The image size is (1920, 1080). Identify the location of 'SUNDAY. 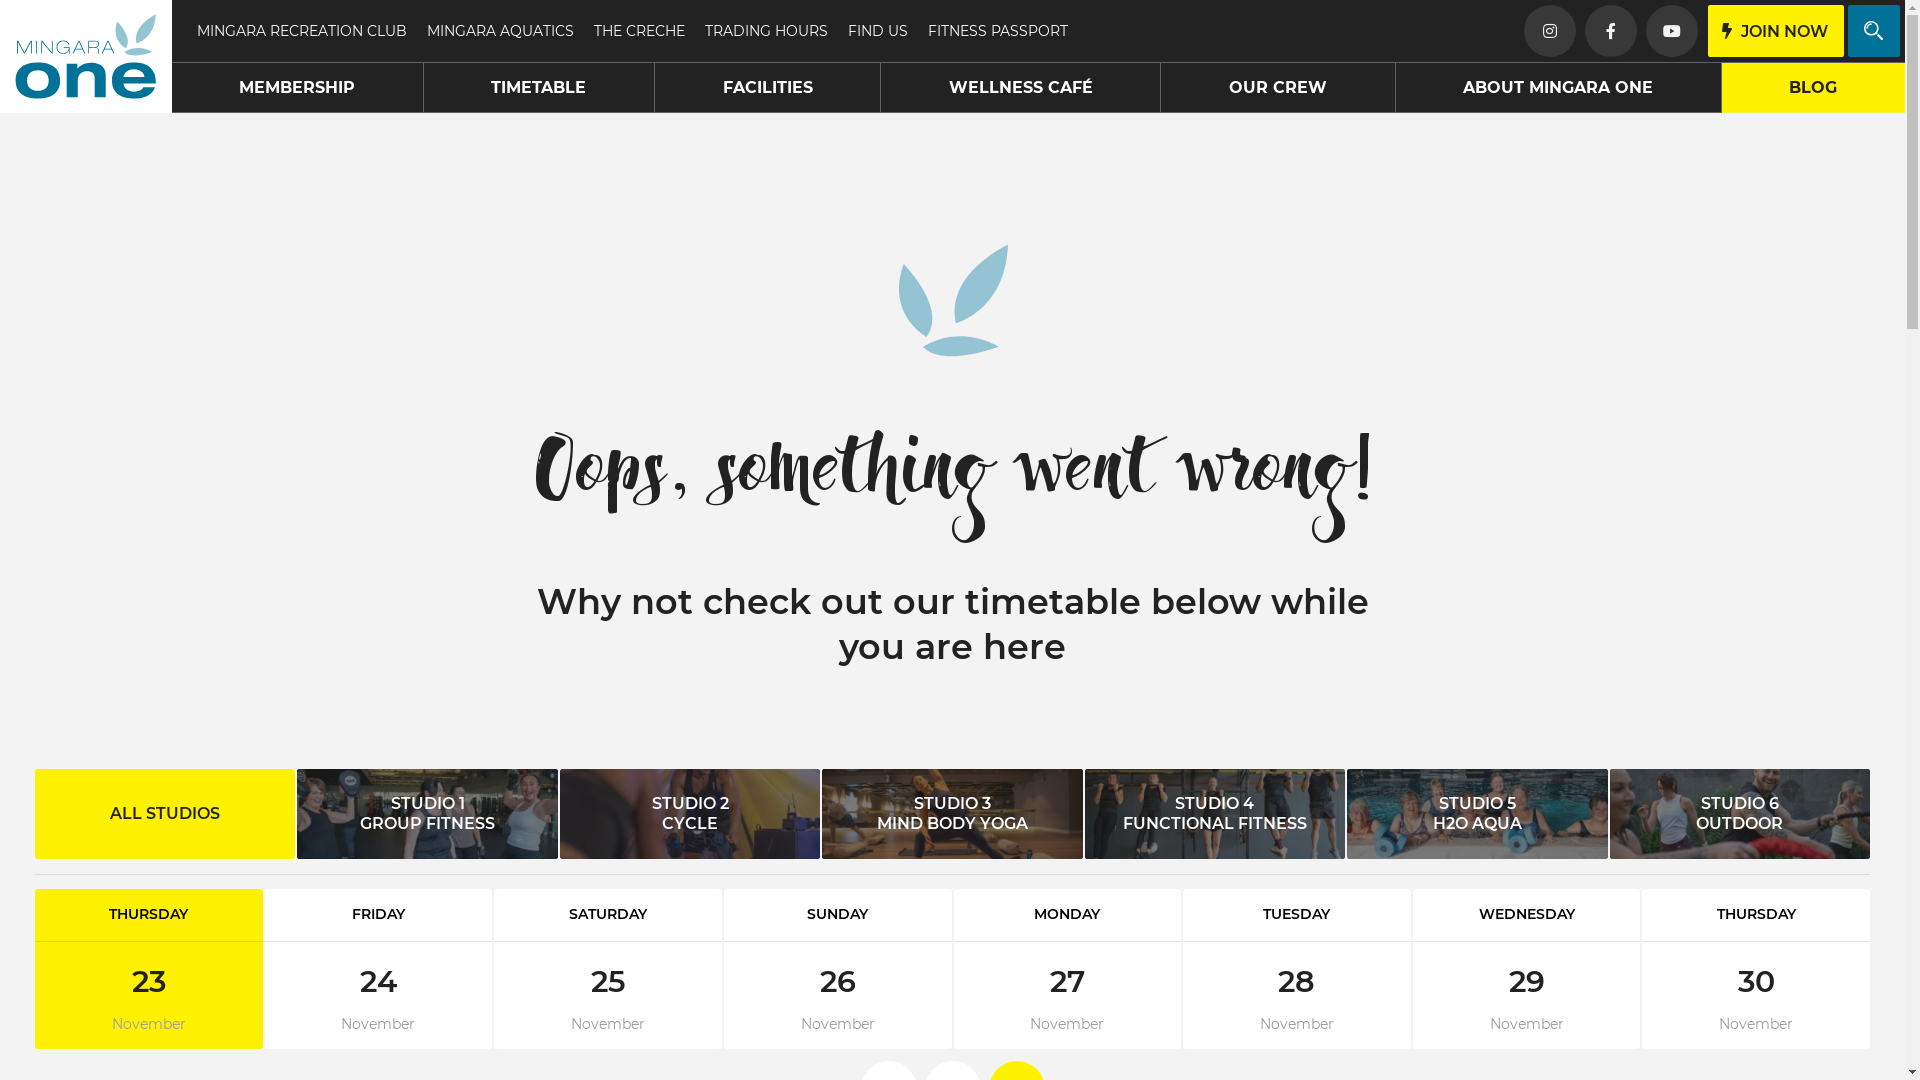
(838, 967).